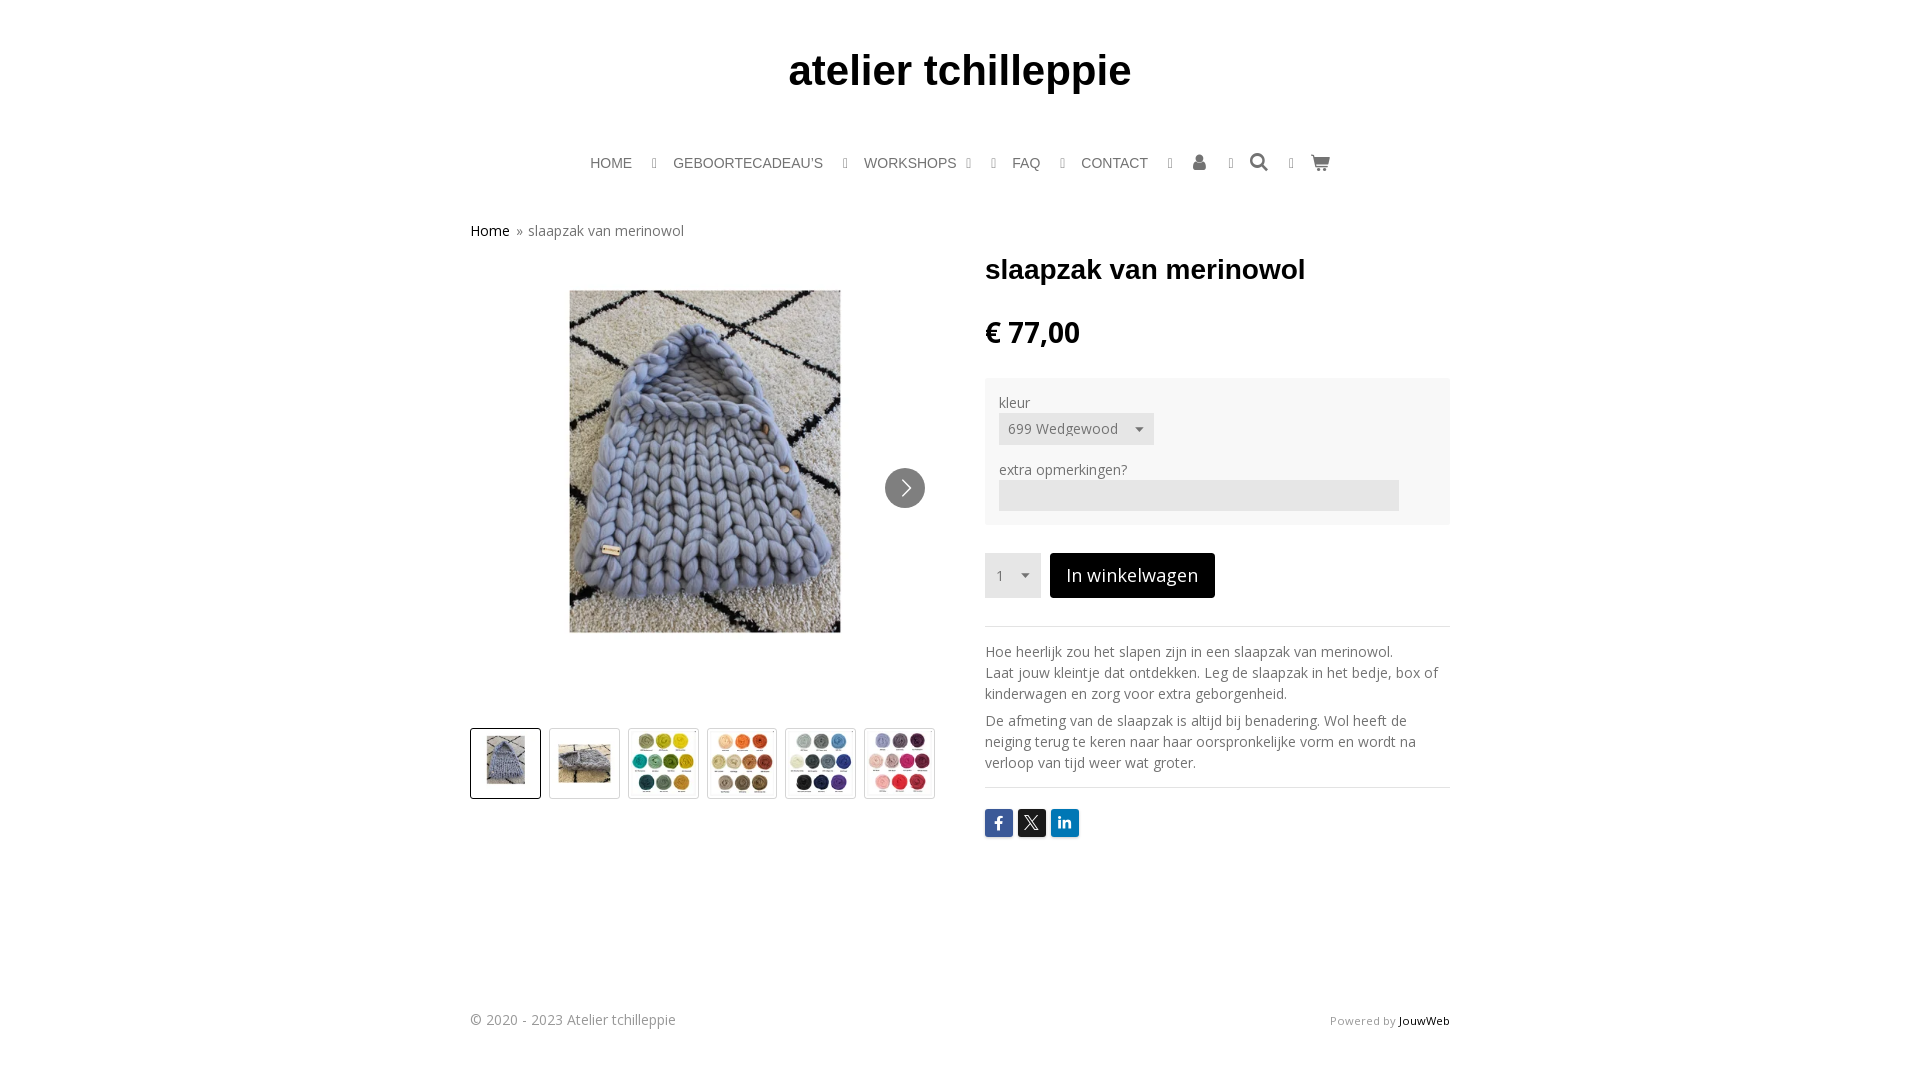 The width and height of the screenshot is (1920, 1080). Describe the element at coordinates (578, 162) in the screenshot. I see `'HOME'` at that location.